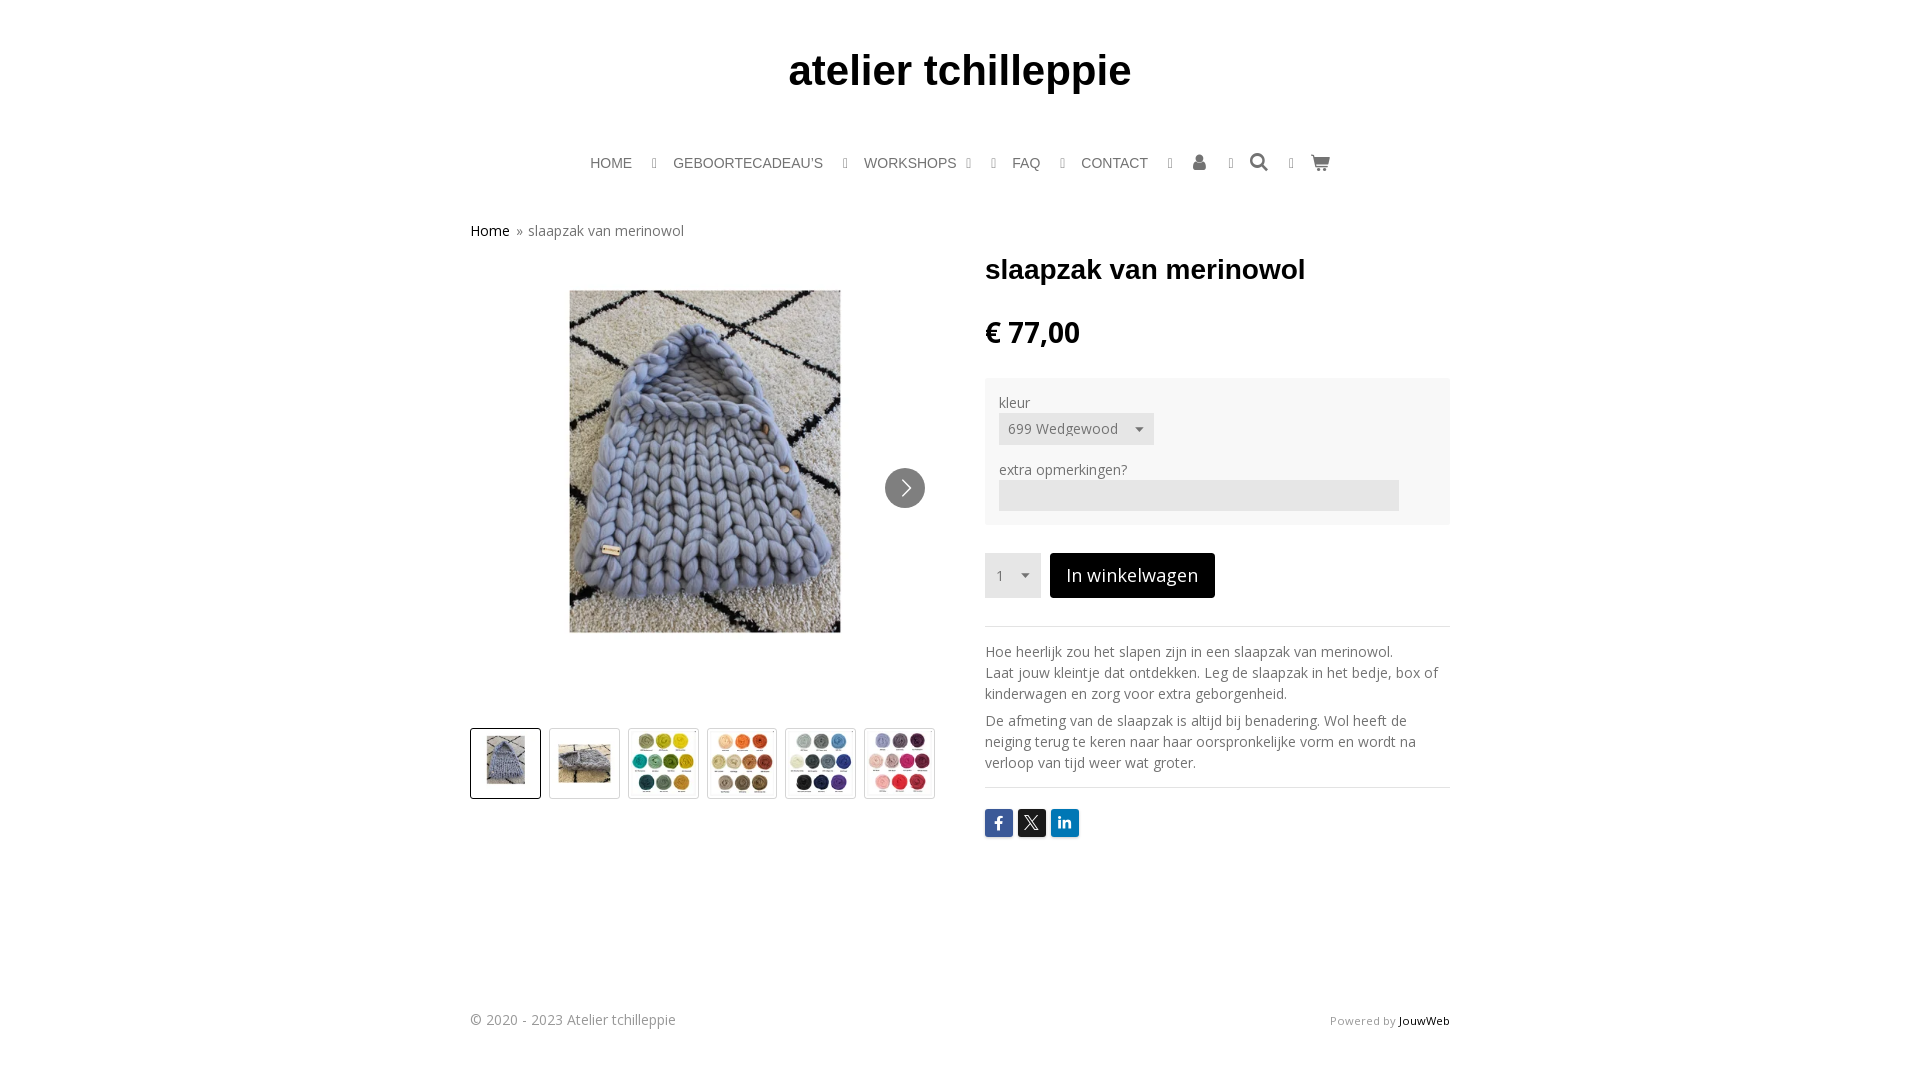 The width and height of the screenshot is (1920, 1080). Describe the element at coordinates (578, 162) in the screenshot. I see `'HOME'` at that location.